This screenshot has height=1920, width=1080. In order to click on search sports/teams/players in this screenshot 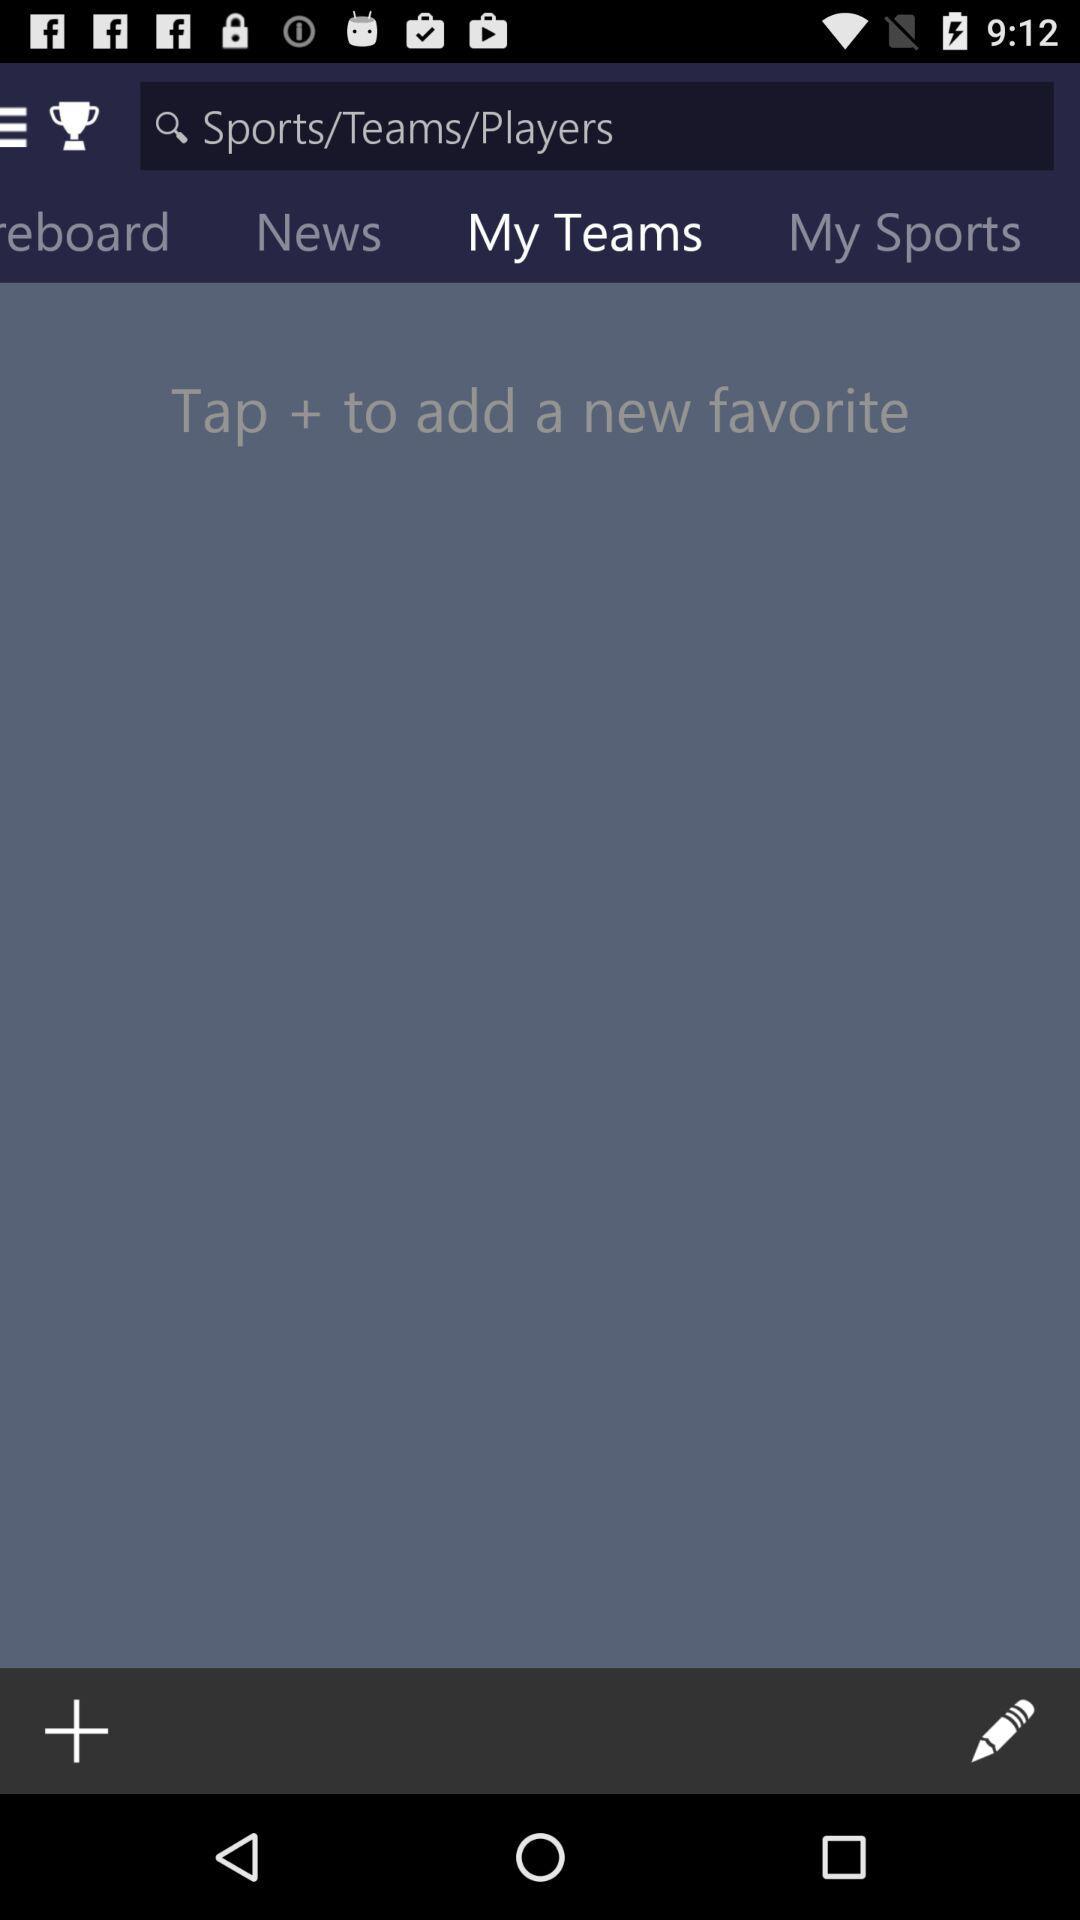, I will do `click(596, 124)`.